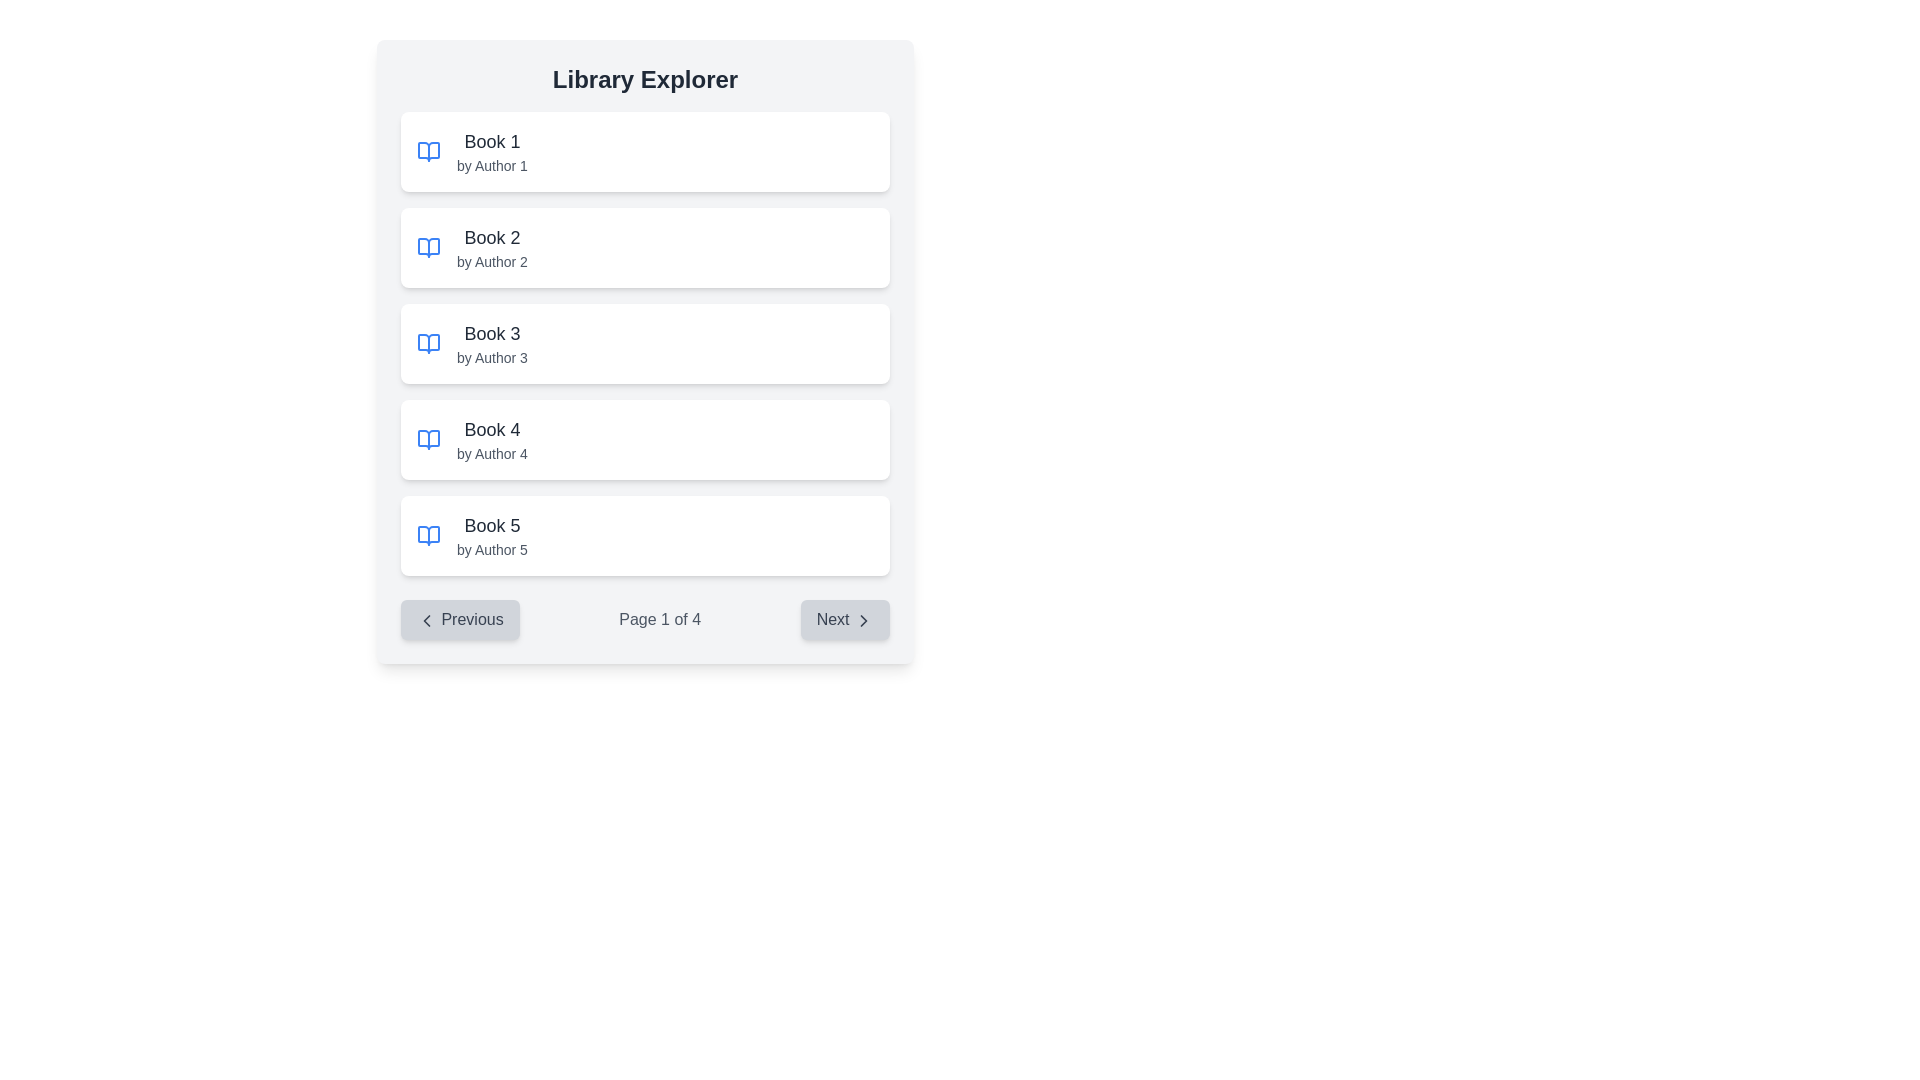  What do you see at coordinates (492, 454) in the screenshot?
I see `the Text label displaying the author of 'Book 4', which is located beneath the title in the book list interface` at bounding box center [492, 454].